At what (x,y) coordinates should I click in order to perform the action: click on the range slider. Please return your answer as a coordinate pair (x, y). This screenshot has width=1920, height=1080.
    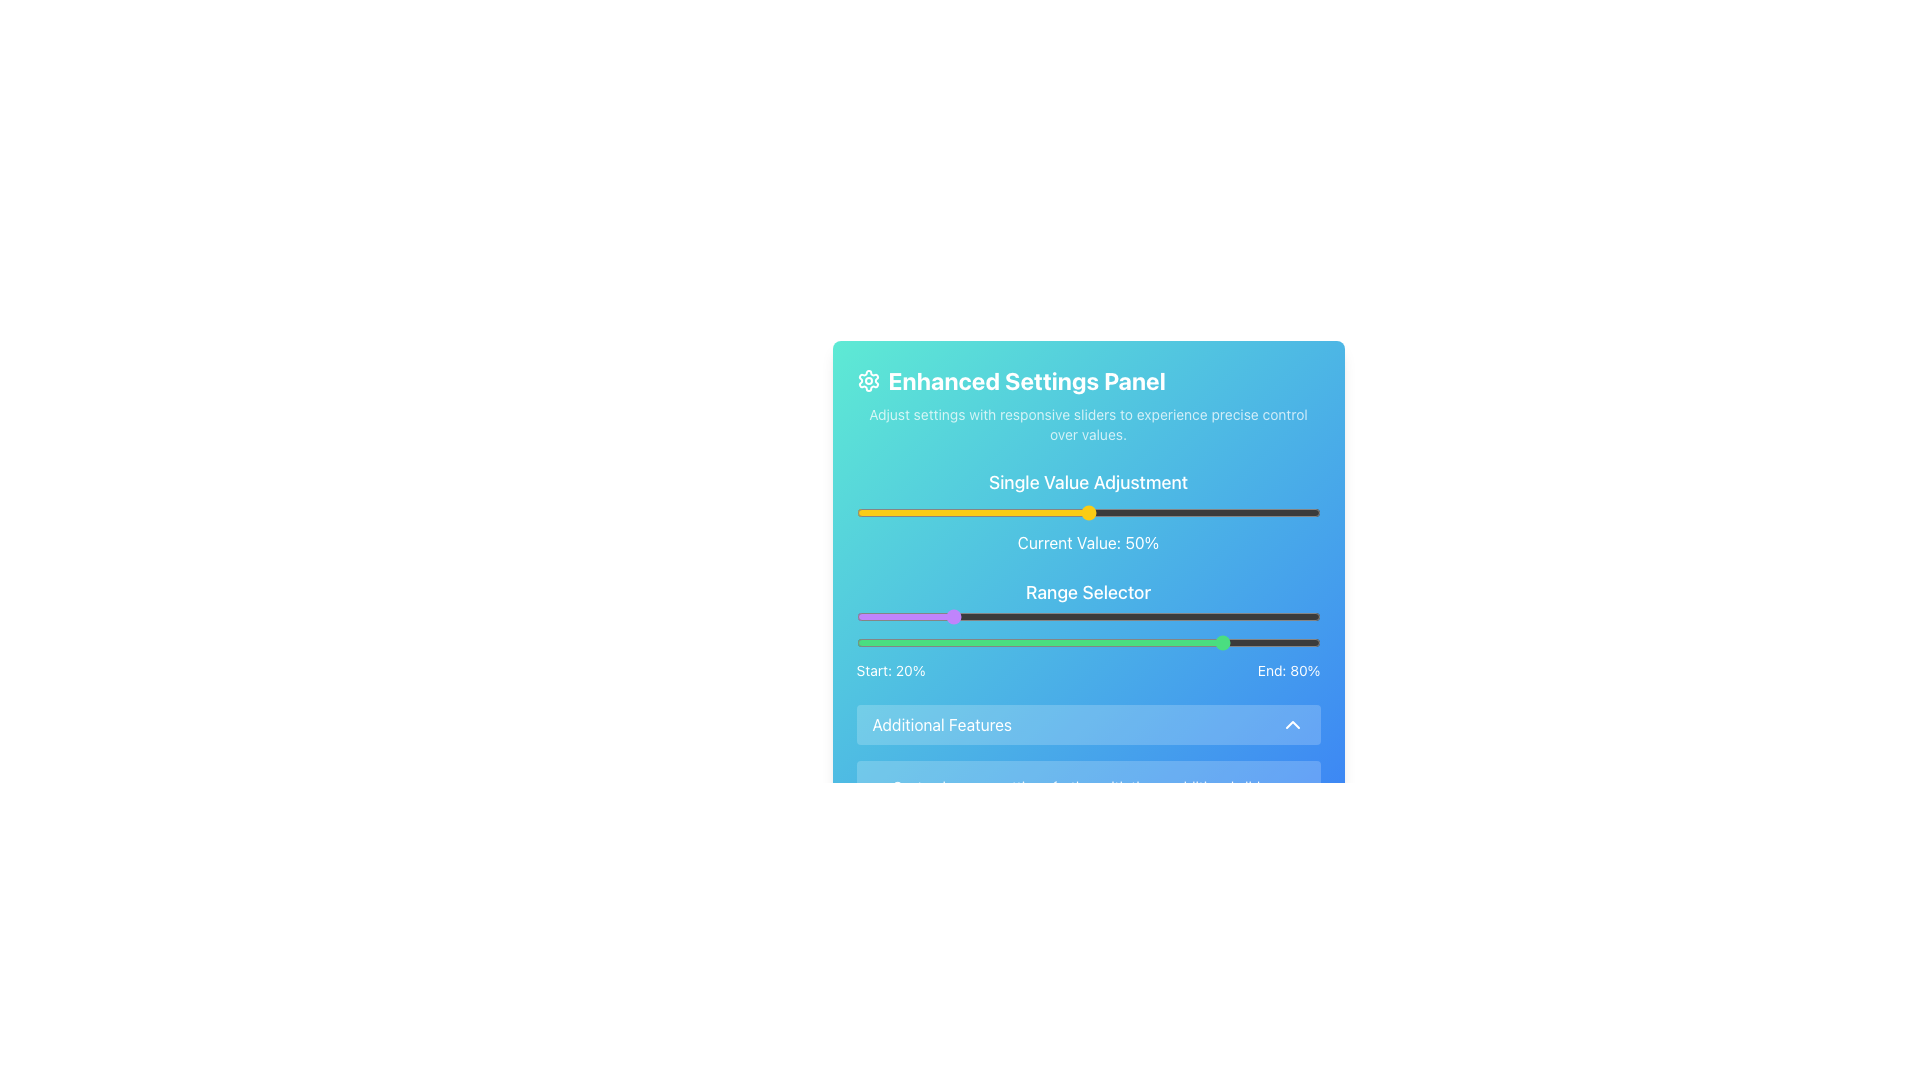
    Looking at the image, I should click on (1171, 616).